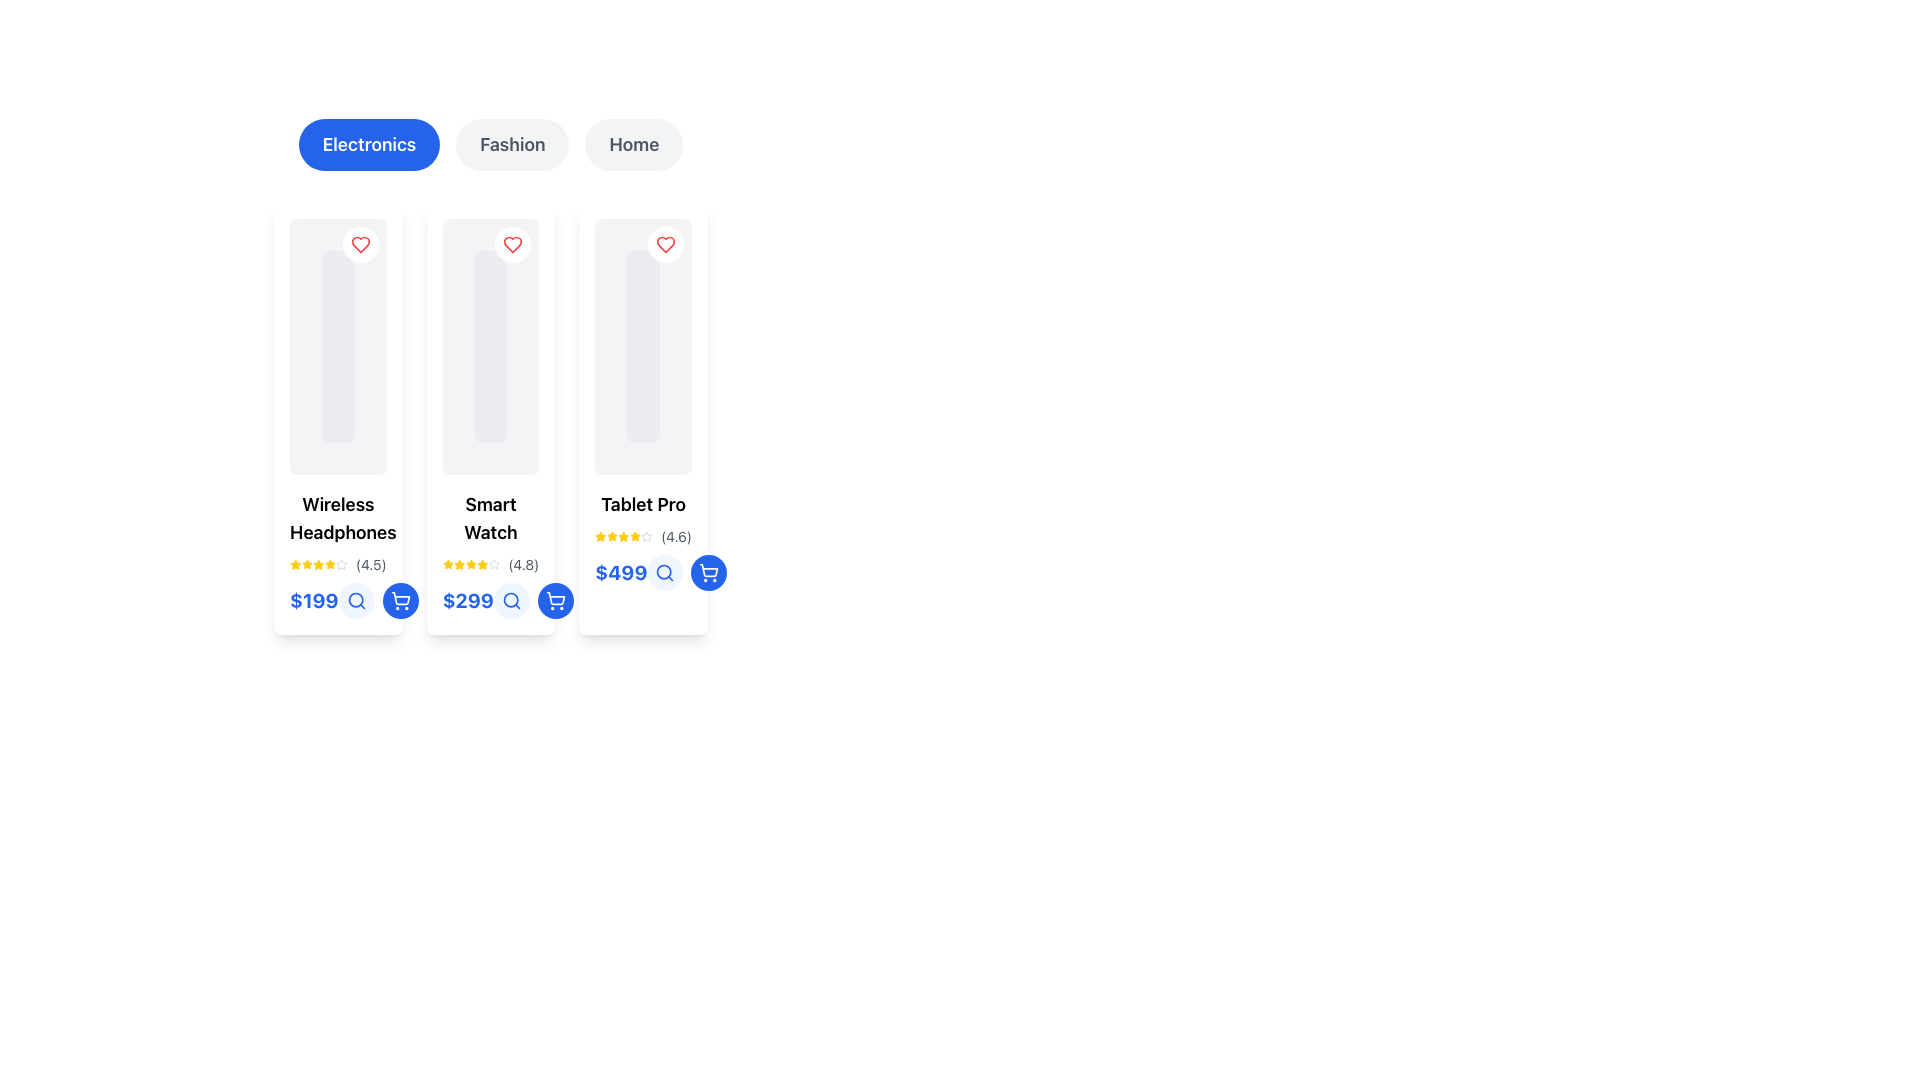 The image size is (1920, 1080). I want to click on the 'Fashion' category button using keyboard navigation, so click(512, 144).